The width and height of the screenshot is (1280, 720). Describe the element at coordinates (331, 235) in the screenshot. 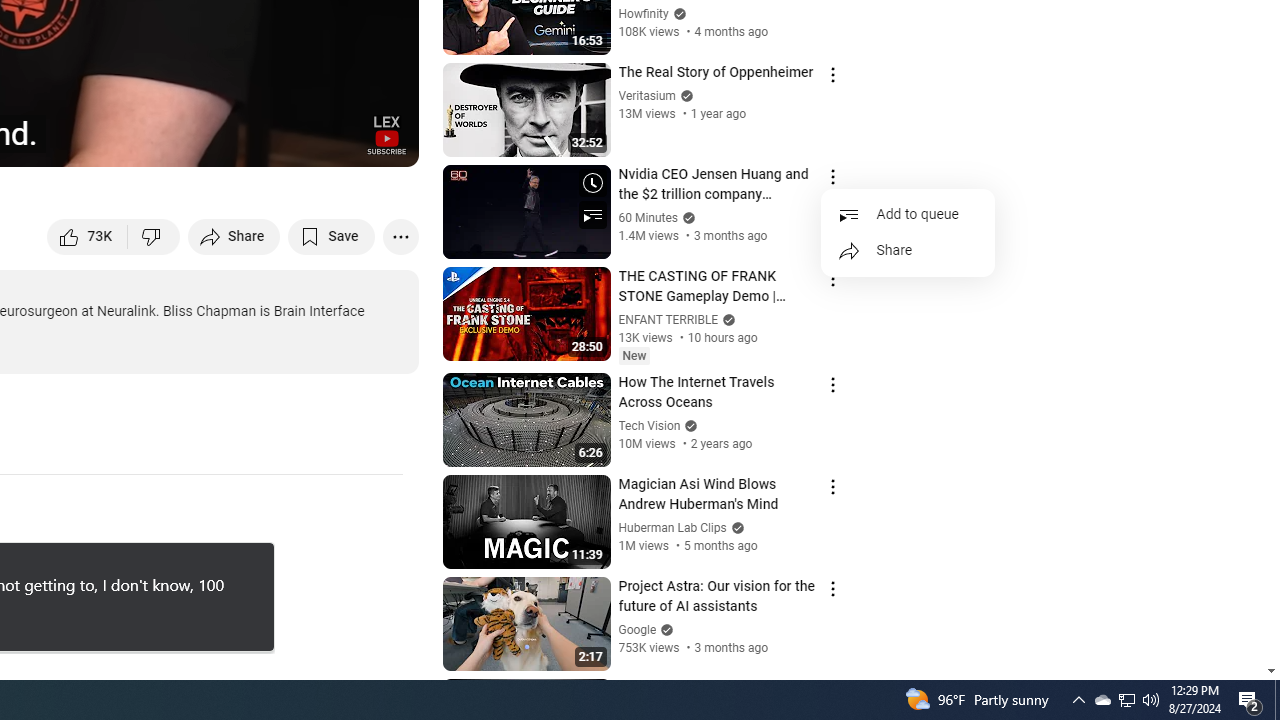

I see `'Save to playlist'` at that location.